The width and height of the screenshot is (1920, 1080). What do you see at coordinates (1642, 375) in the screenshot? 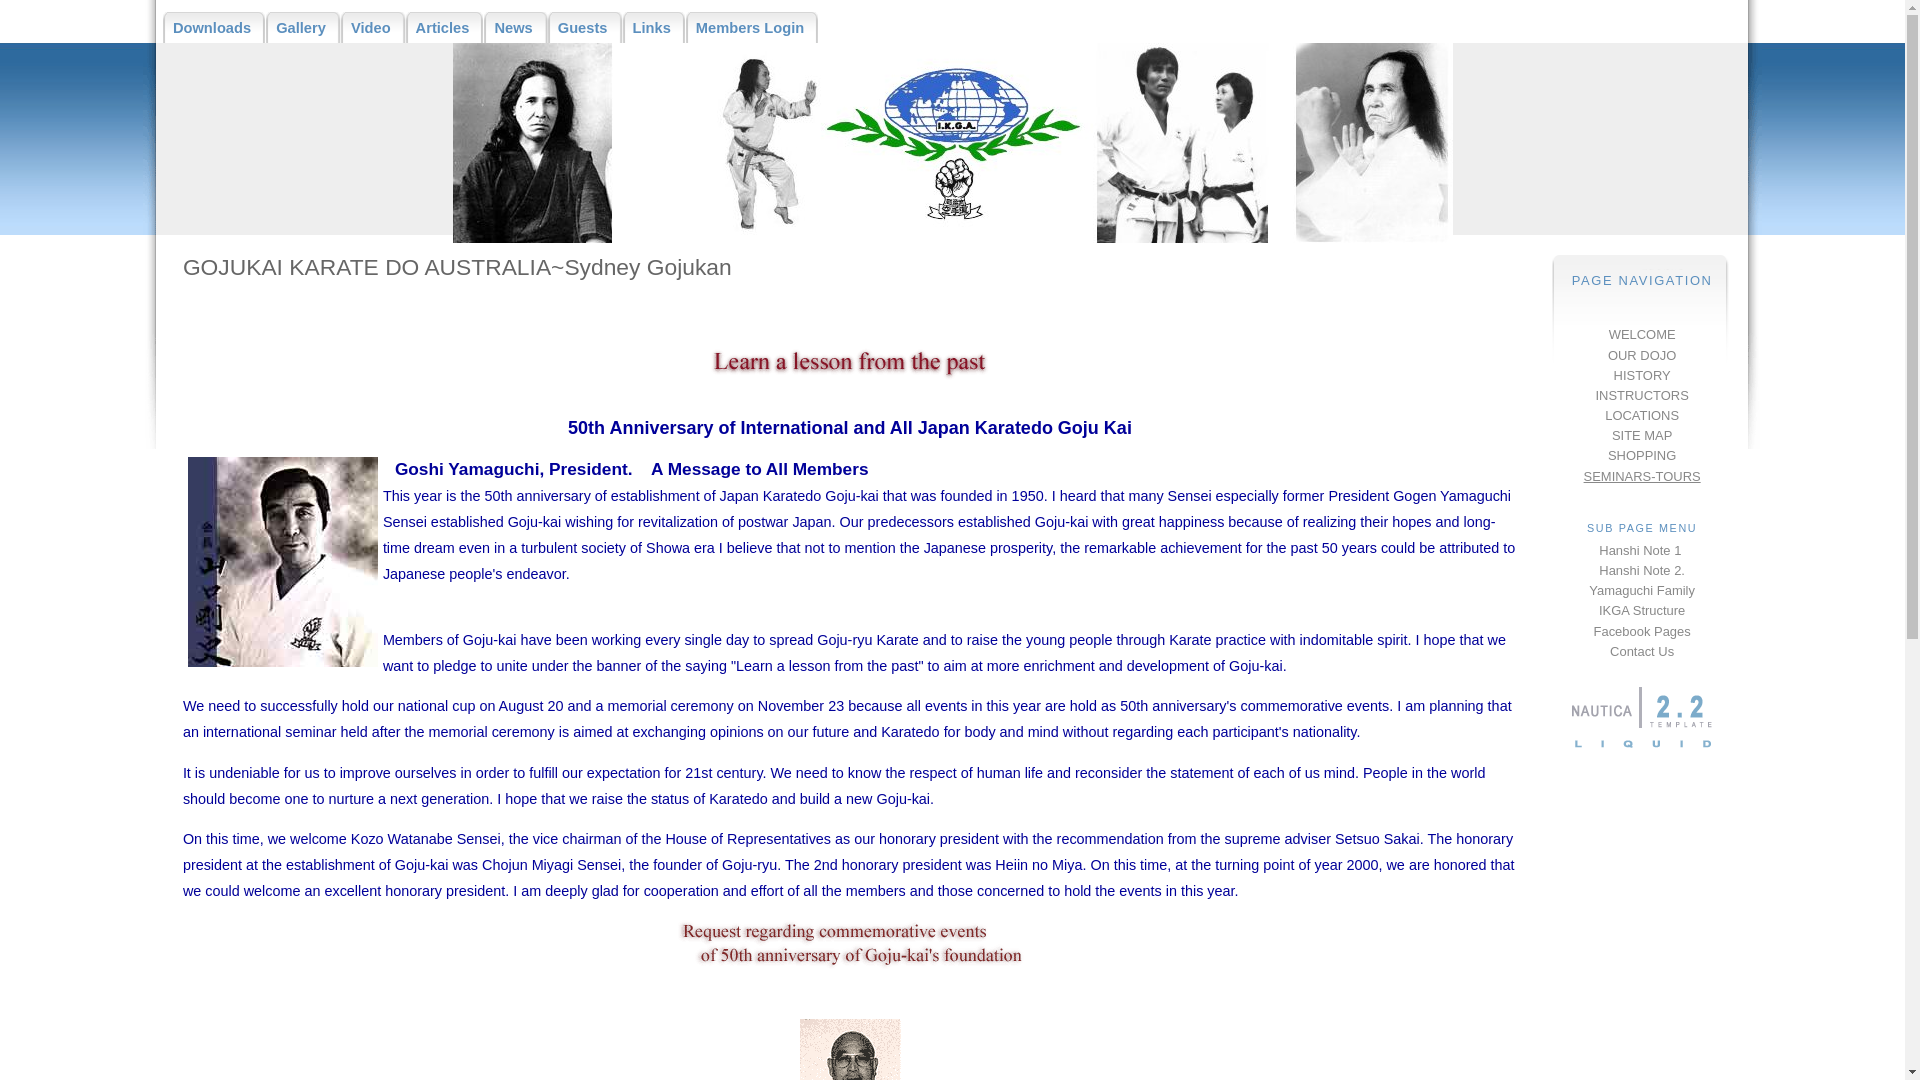
I see `'HISTORY'` at bounding box center [1642, 375].